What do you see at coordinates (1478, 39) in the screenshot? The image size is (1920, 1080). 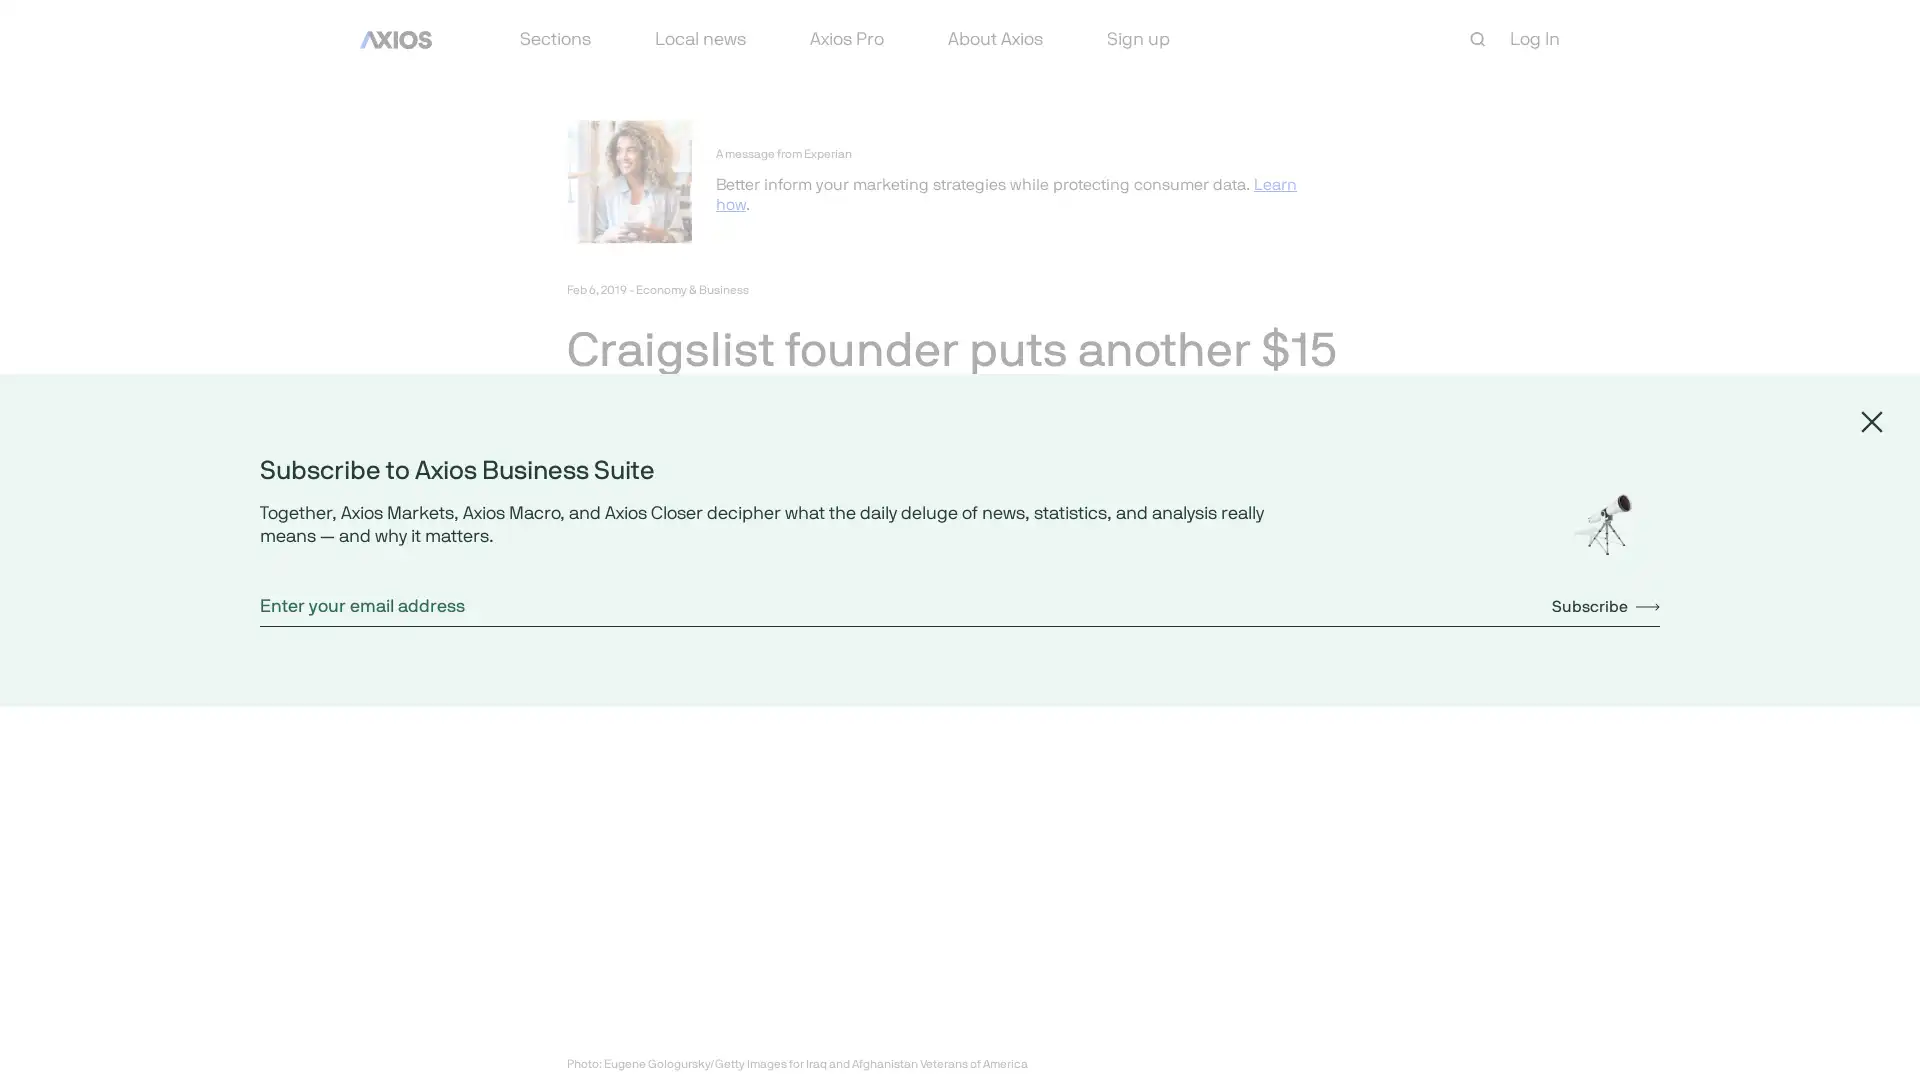 I see `open search` at bounding box center [1478, 39].